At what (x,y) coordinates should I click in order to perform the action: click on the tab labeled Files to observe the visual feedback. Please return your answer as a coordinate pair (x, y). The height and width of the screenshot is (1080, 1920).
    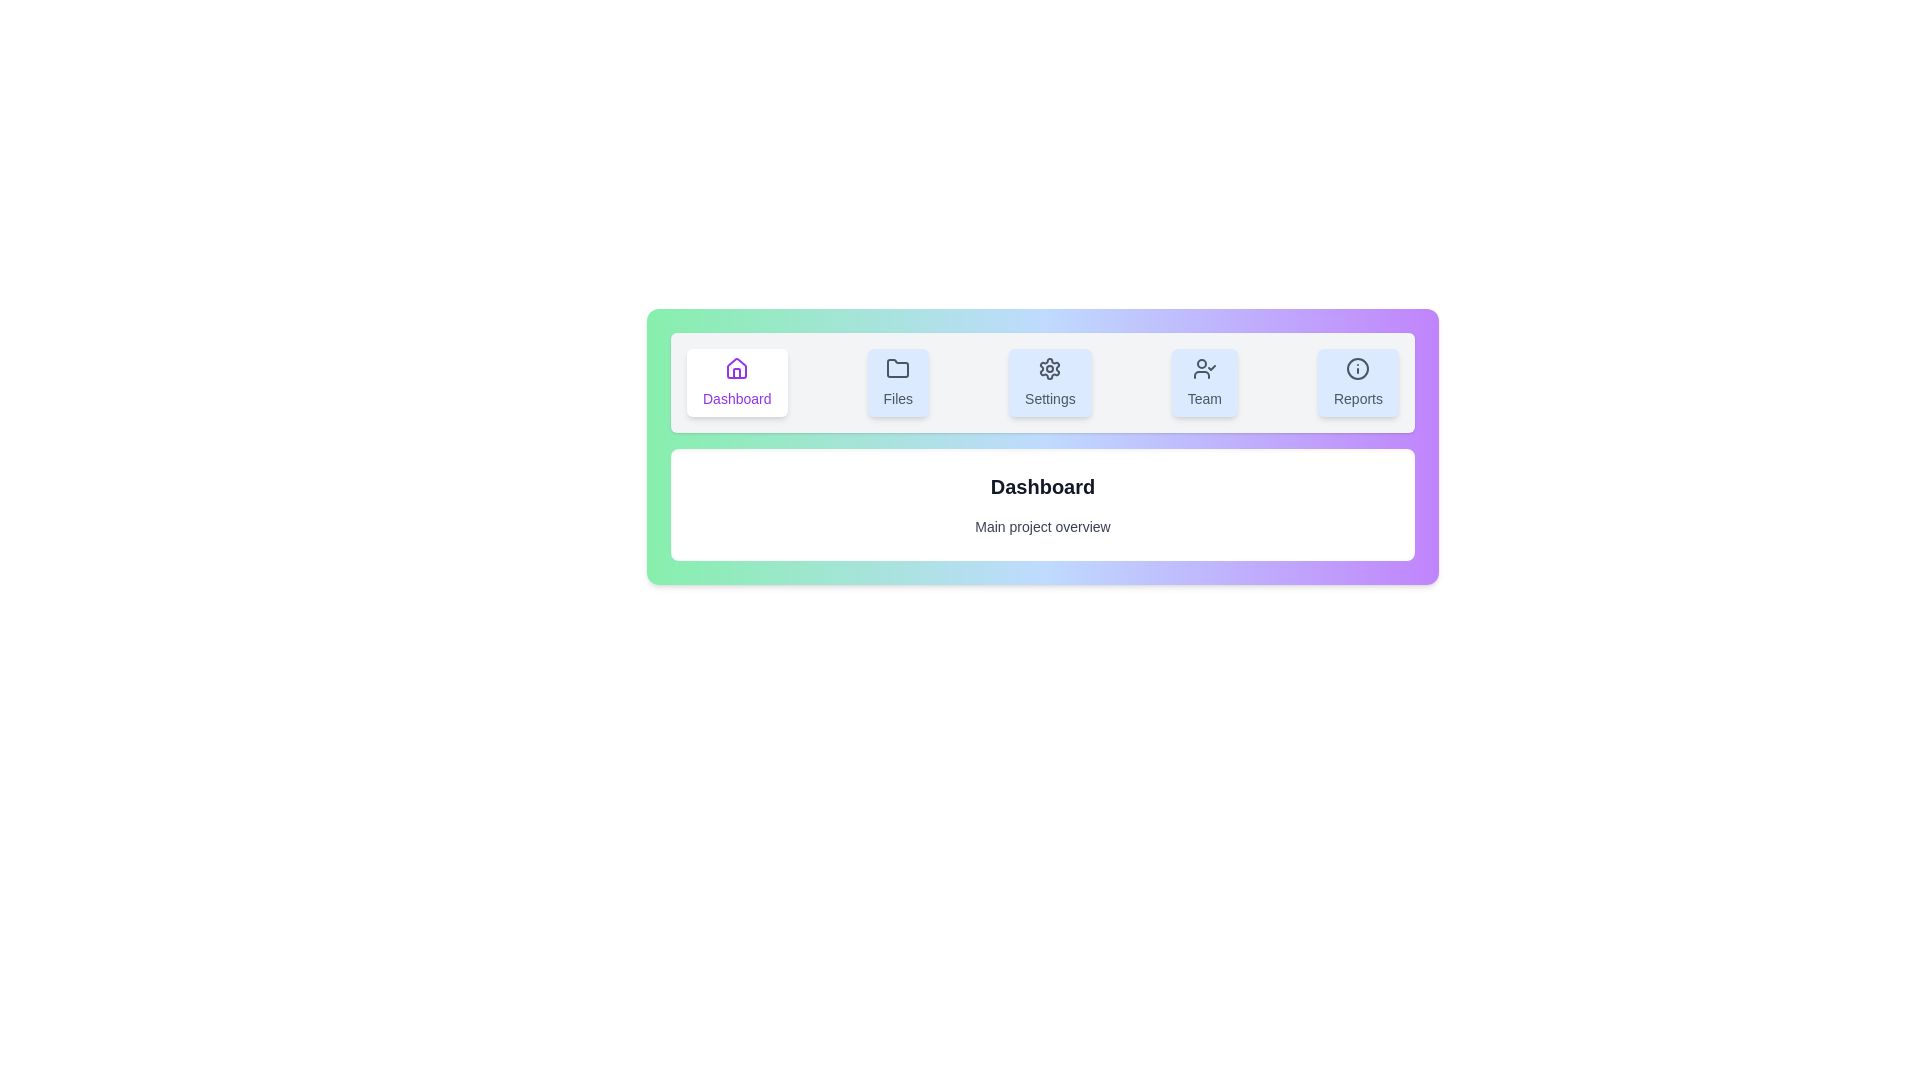
    Looking at the image, I should click on (897, 382).